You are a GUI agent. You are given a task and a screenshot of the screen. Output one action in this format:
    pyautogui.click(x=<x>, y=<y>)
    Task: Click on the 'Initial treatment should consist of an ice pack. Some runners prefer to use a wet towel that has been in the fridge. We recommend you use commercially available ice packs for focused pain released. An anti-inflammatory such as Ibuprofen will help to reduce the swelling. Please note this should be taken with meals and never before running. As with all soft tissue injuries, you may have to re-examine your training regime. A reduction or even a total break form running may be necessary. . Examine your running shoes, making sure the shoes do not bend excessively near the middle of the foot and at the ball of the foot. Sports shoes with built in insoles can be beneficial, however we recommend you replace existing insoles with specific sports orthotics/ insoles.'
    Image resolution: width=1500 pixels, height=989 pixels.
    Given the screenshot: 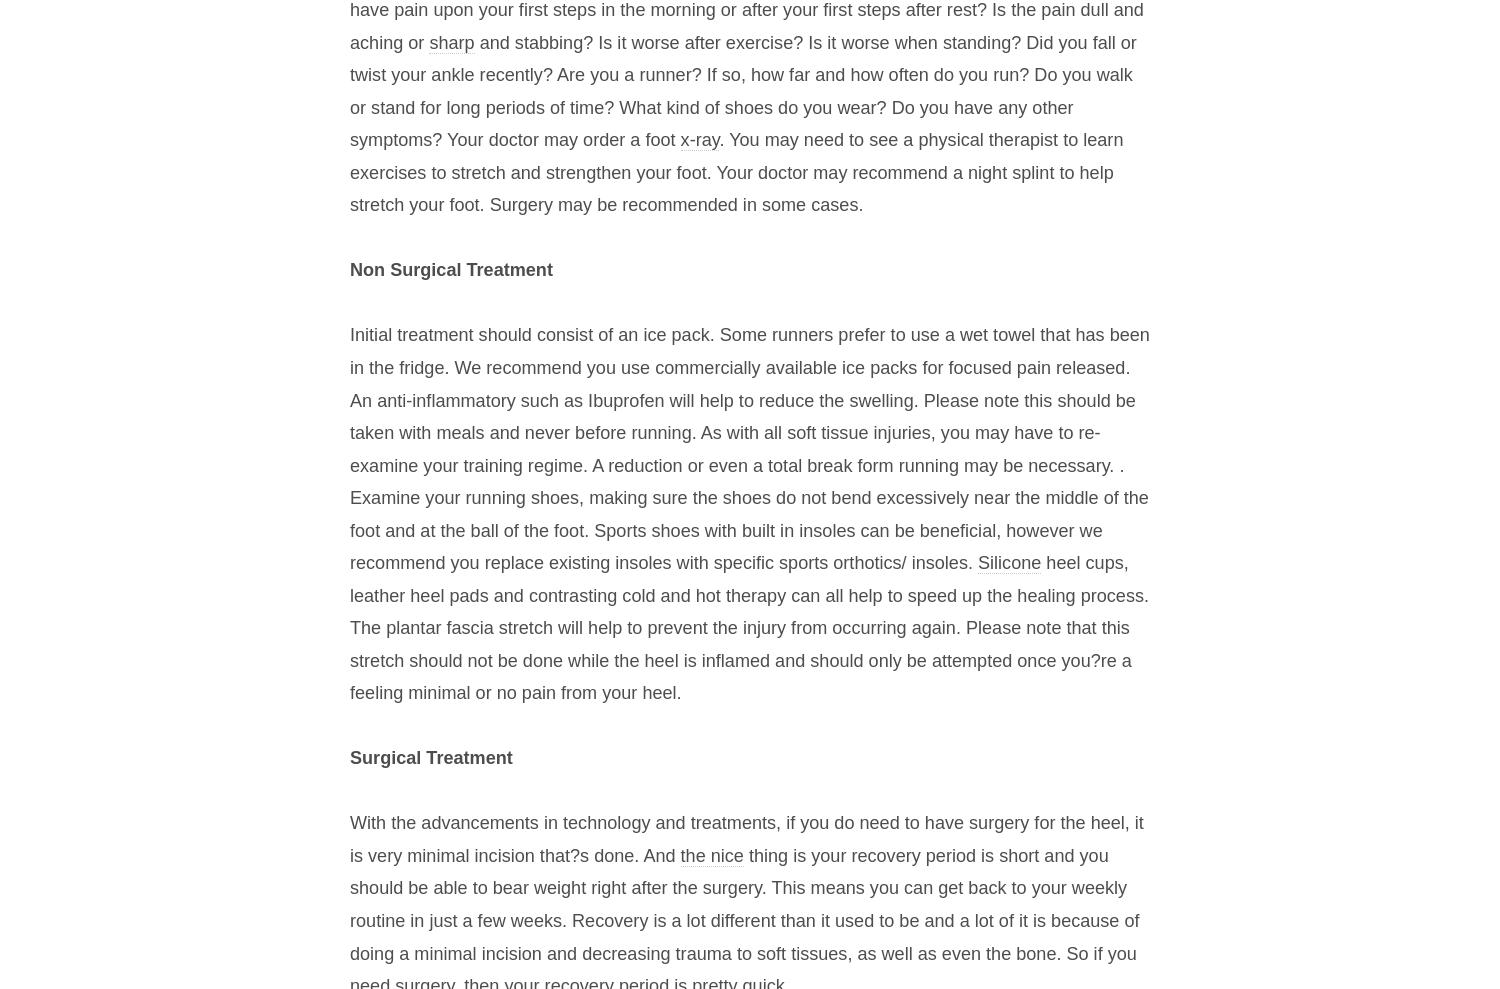 What is the action you would take?
    pyautogui.click(x=748, y=448)
    